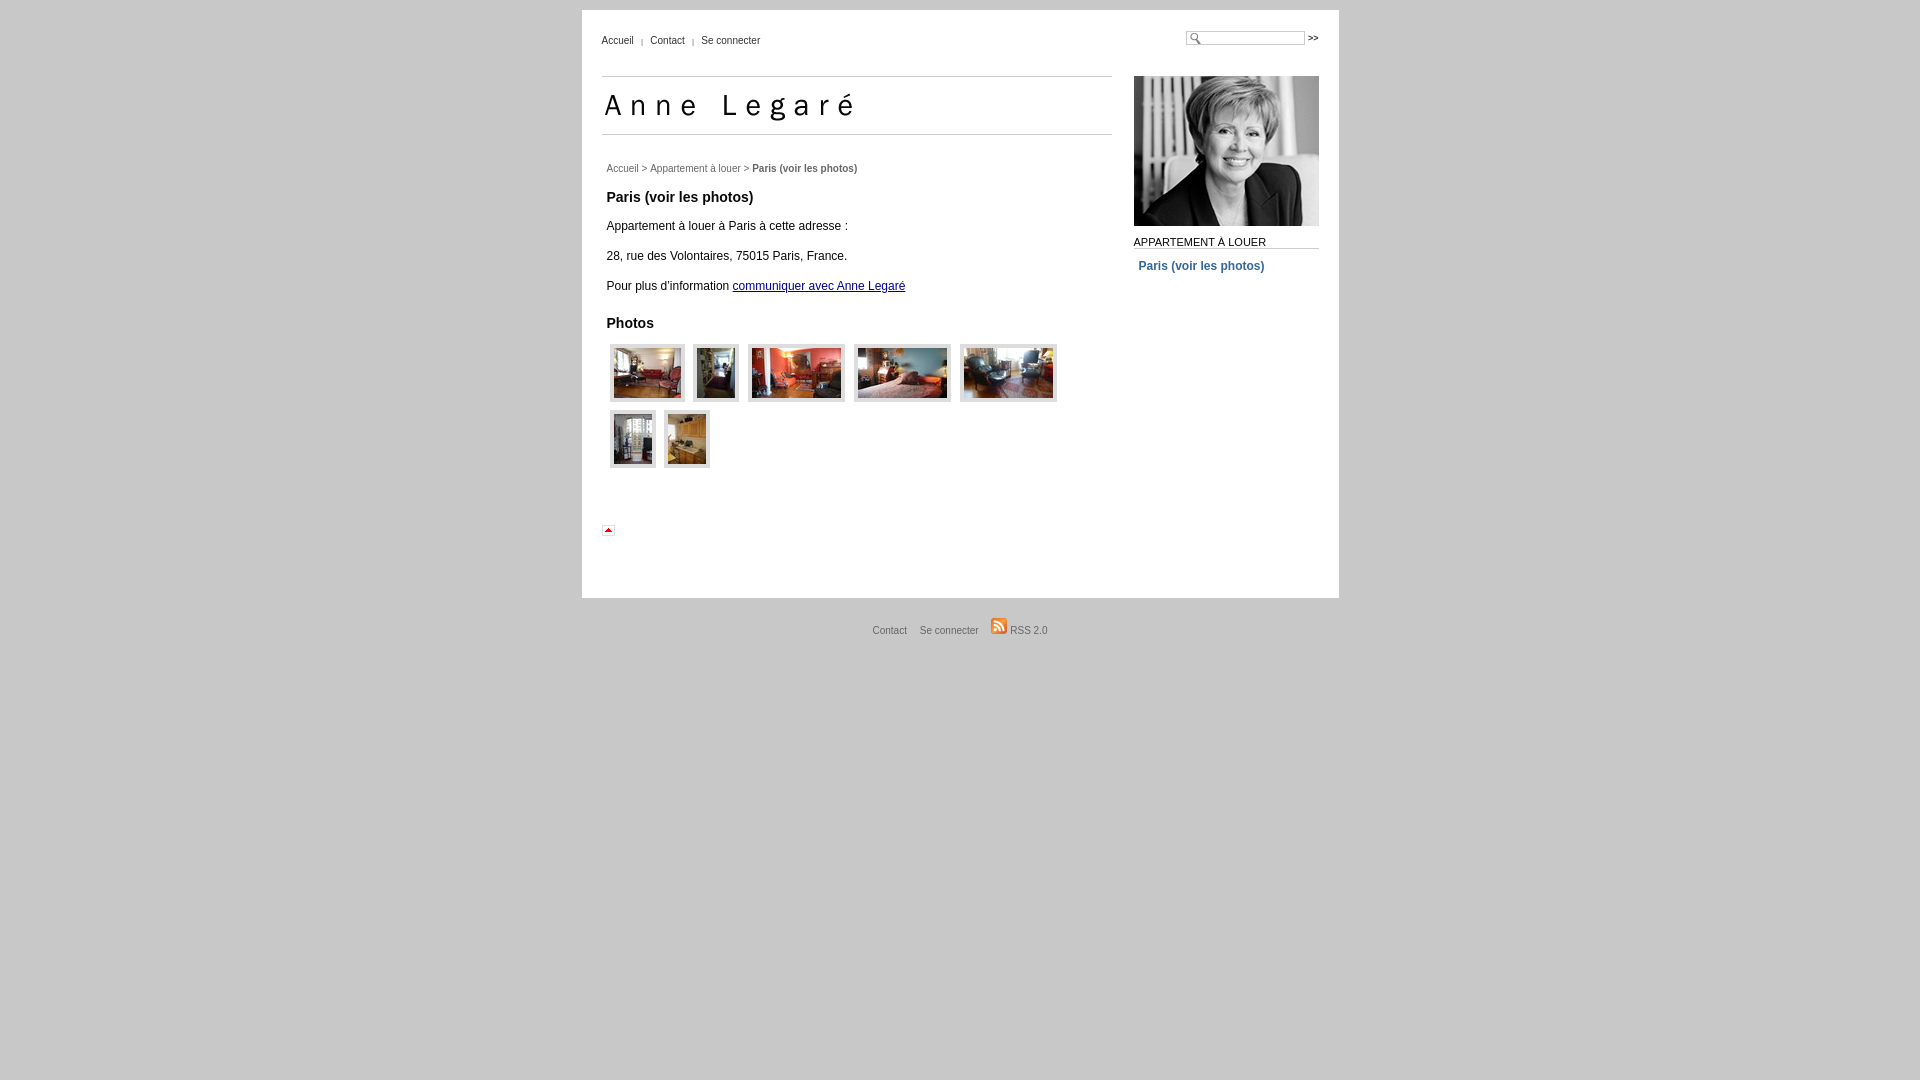  What do you see at coordinates (1308, 38) in the screenshot?
I see `'Rechercher'` at bounding box center [1308, 38].